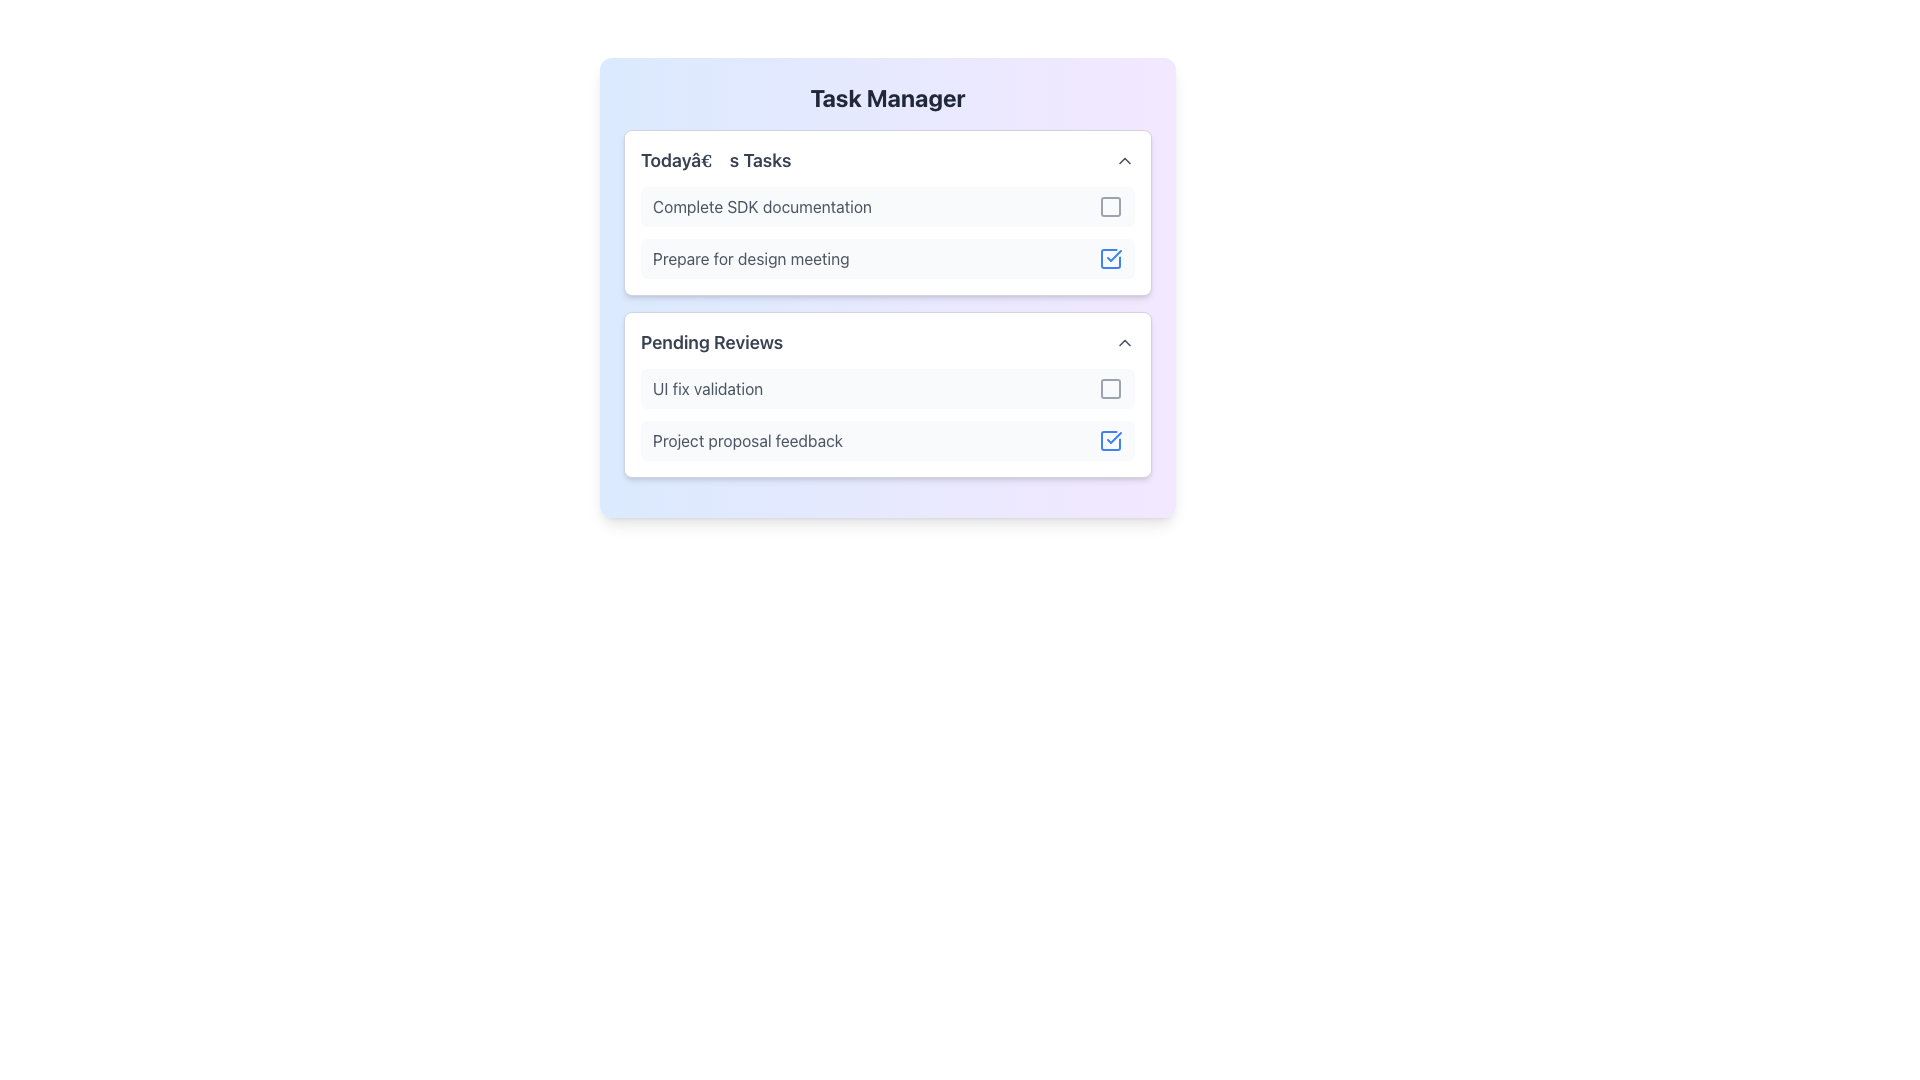 This screenshot has height=1080, width=1920. What do you see at coordinates (761, 207) in the screenshot?
I see `the text label that serves as the title of the first task in the 'Today’s Tasks' section, located at the top and aligned with a checkbox on the right` at bounding box center [761, 207].